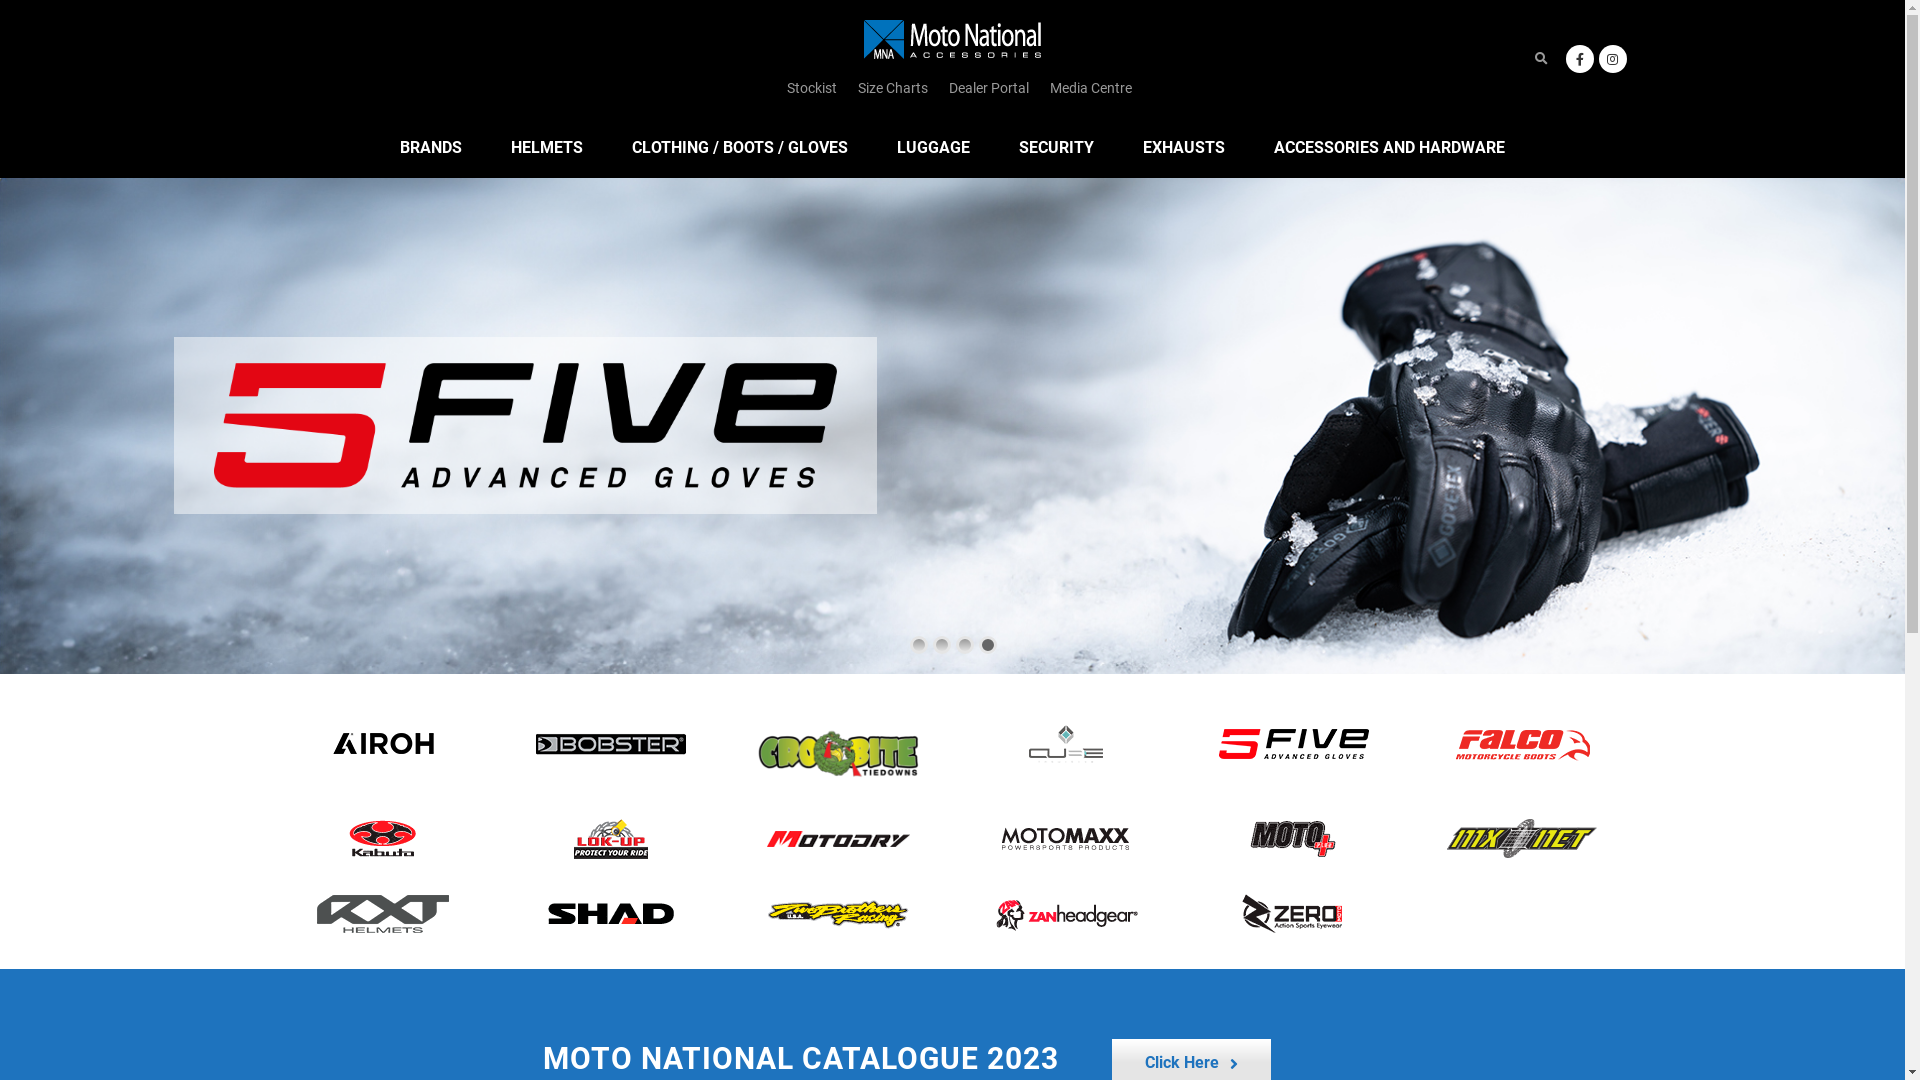 This screenshot has width=1920, height=1080. What do you see at coordinates (1446, 744) in the screenshot?
I see `'falcoboot'` at bounding box center [1446, 744].